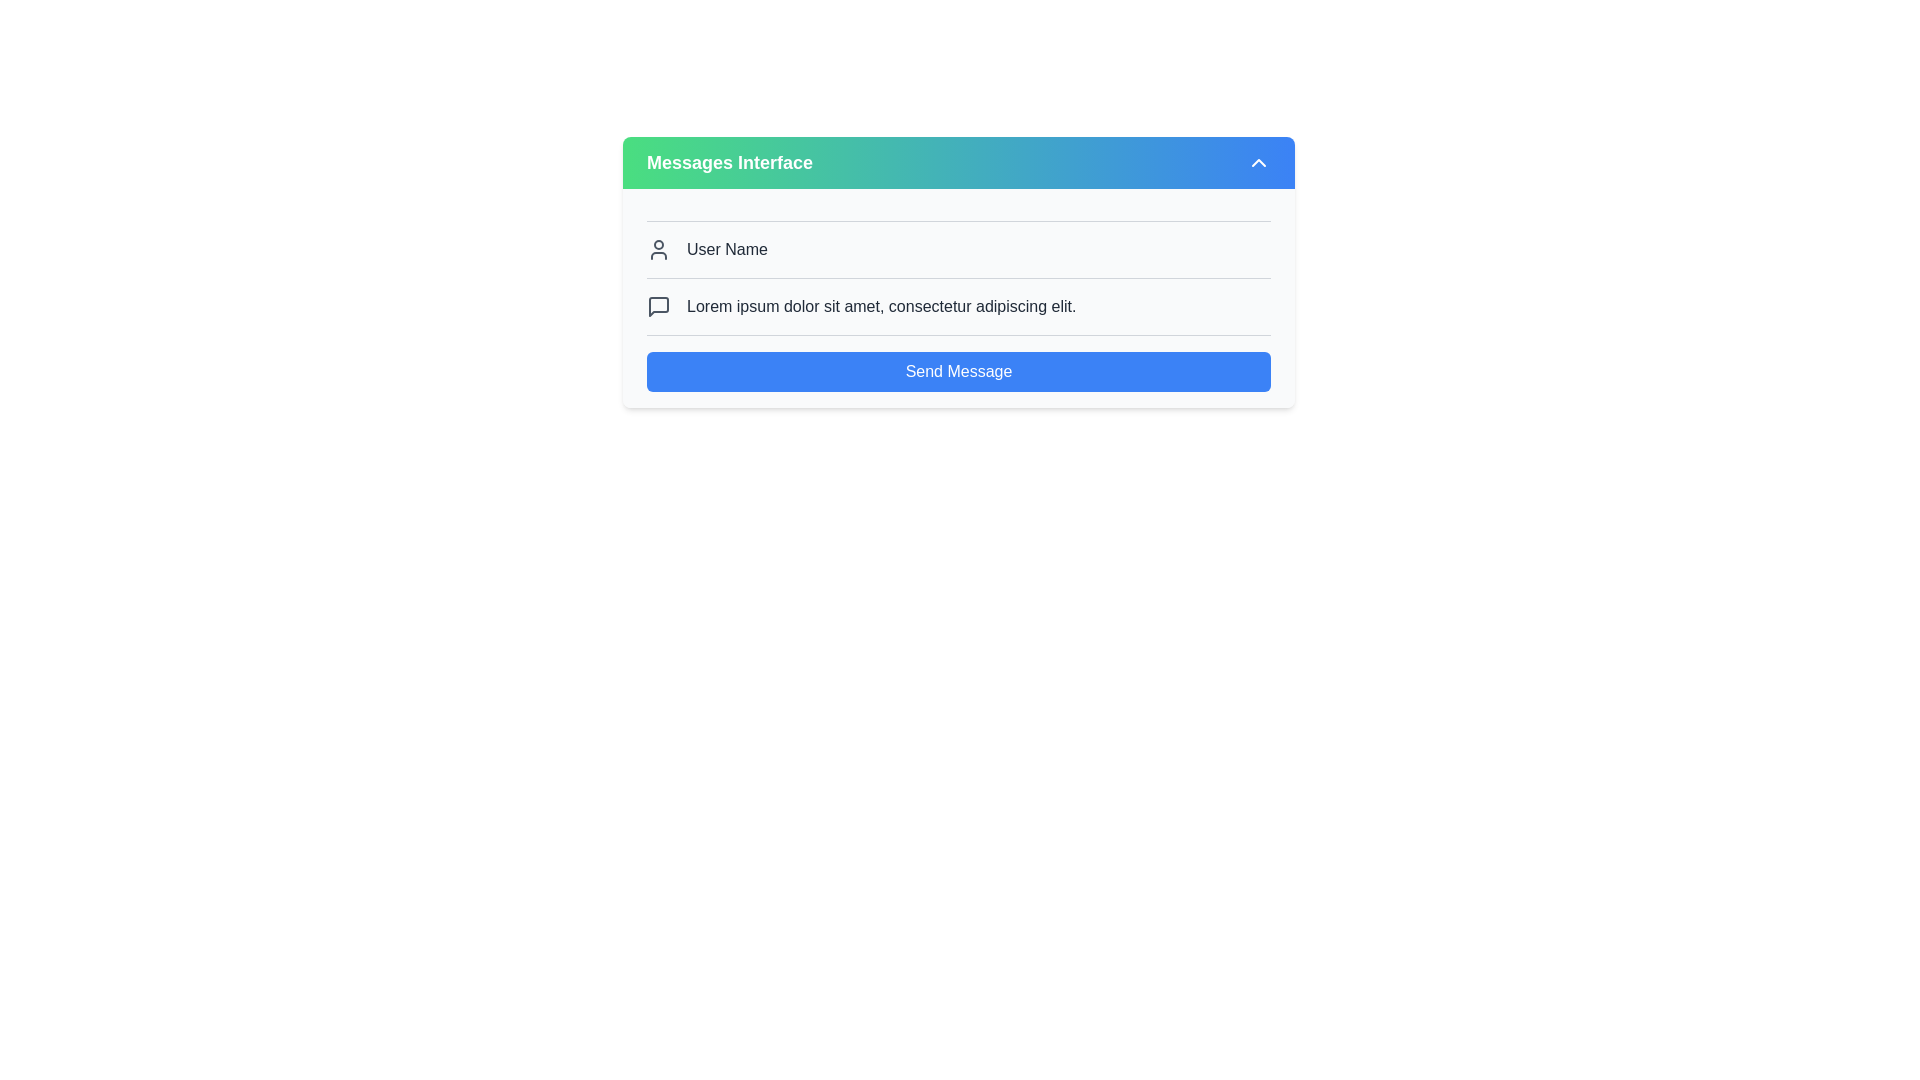 The width and height of the screenshot is (1920, 1080). I want to click on the static text display element that shows a message or description, located to the right of a small message icon in the middle of the interface, so click(880, 307).